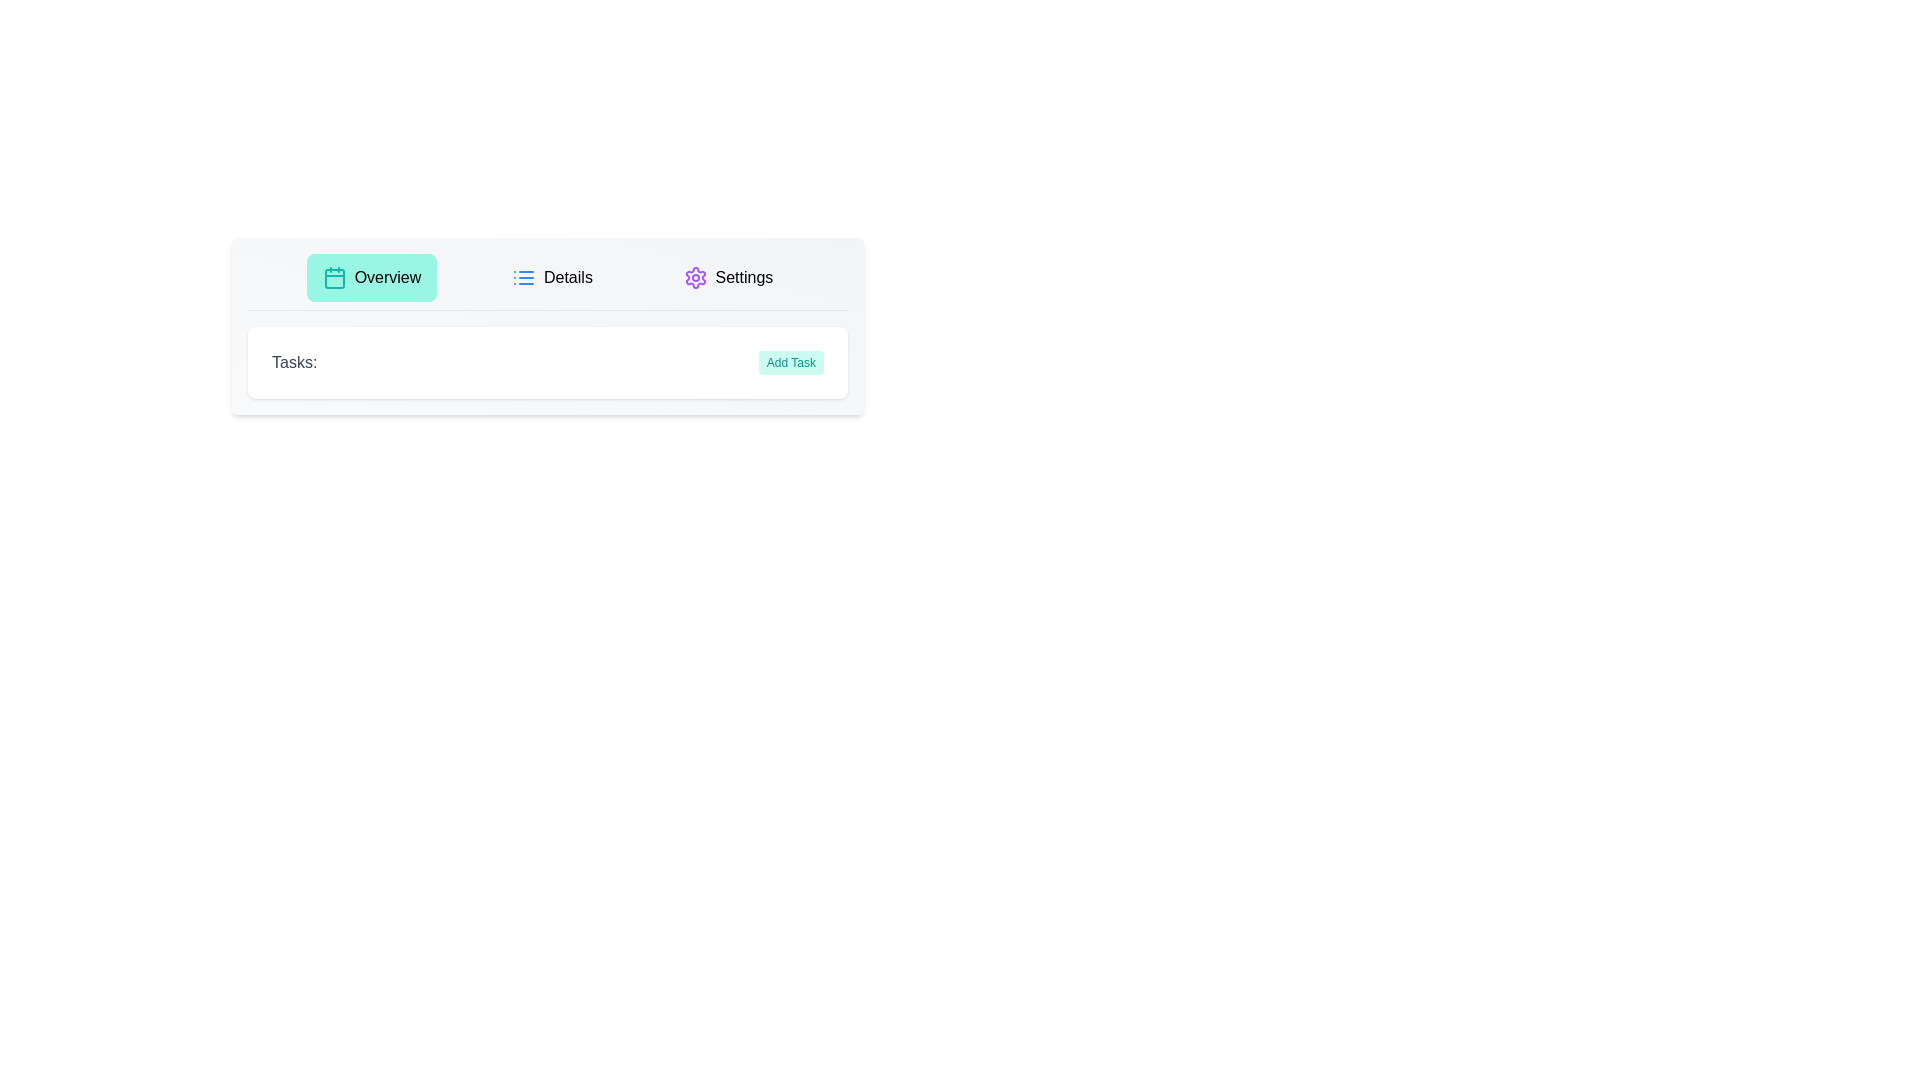  Describe the element at coordinates (790, 362) in the screenshot. I see `'Add Task' button to initiate task addition` at that location.